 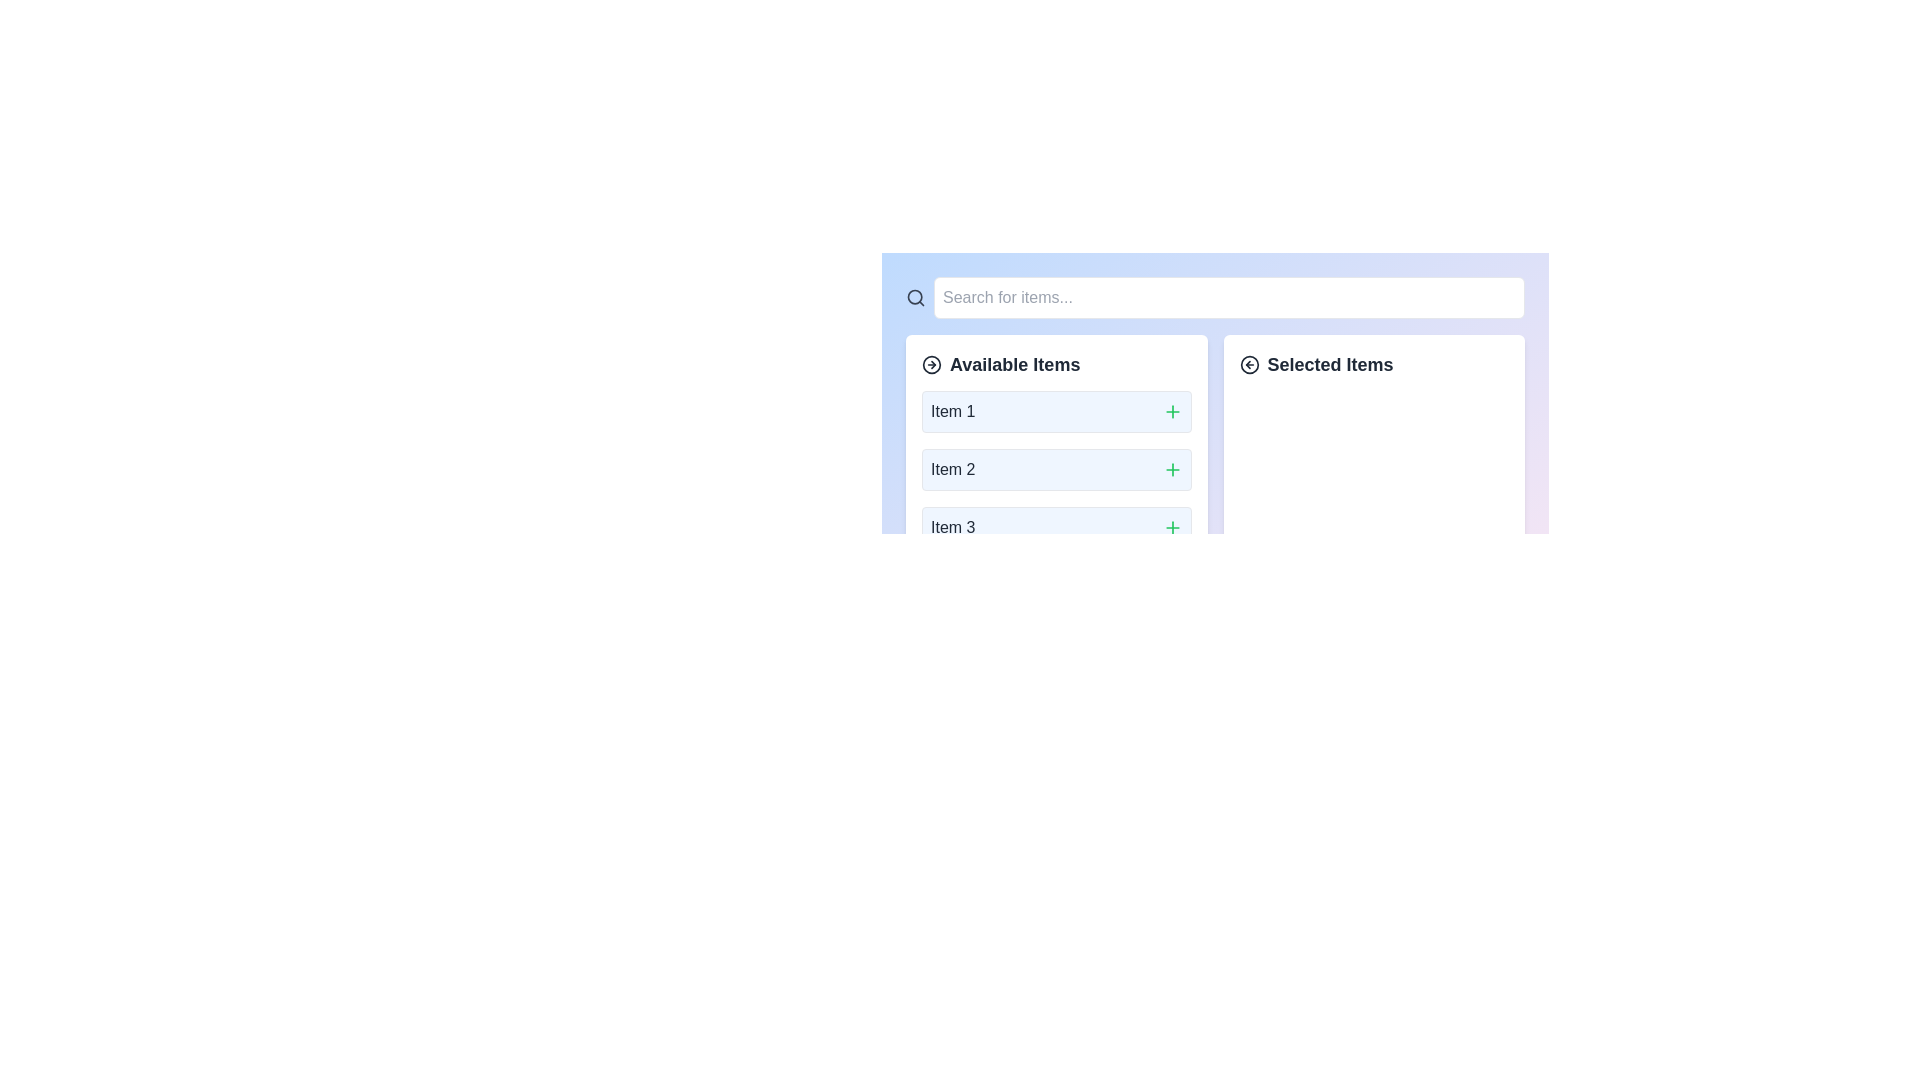 What do you see at coordinates (1248, 365) in the screenshot?
I see `the interactive navigation icon located to the left of the 'Selected Items' title` at bounding box center [1248, 365].